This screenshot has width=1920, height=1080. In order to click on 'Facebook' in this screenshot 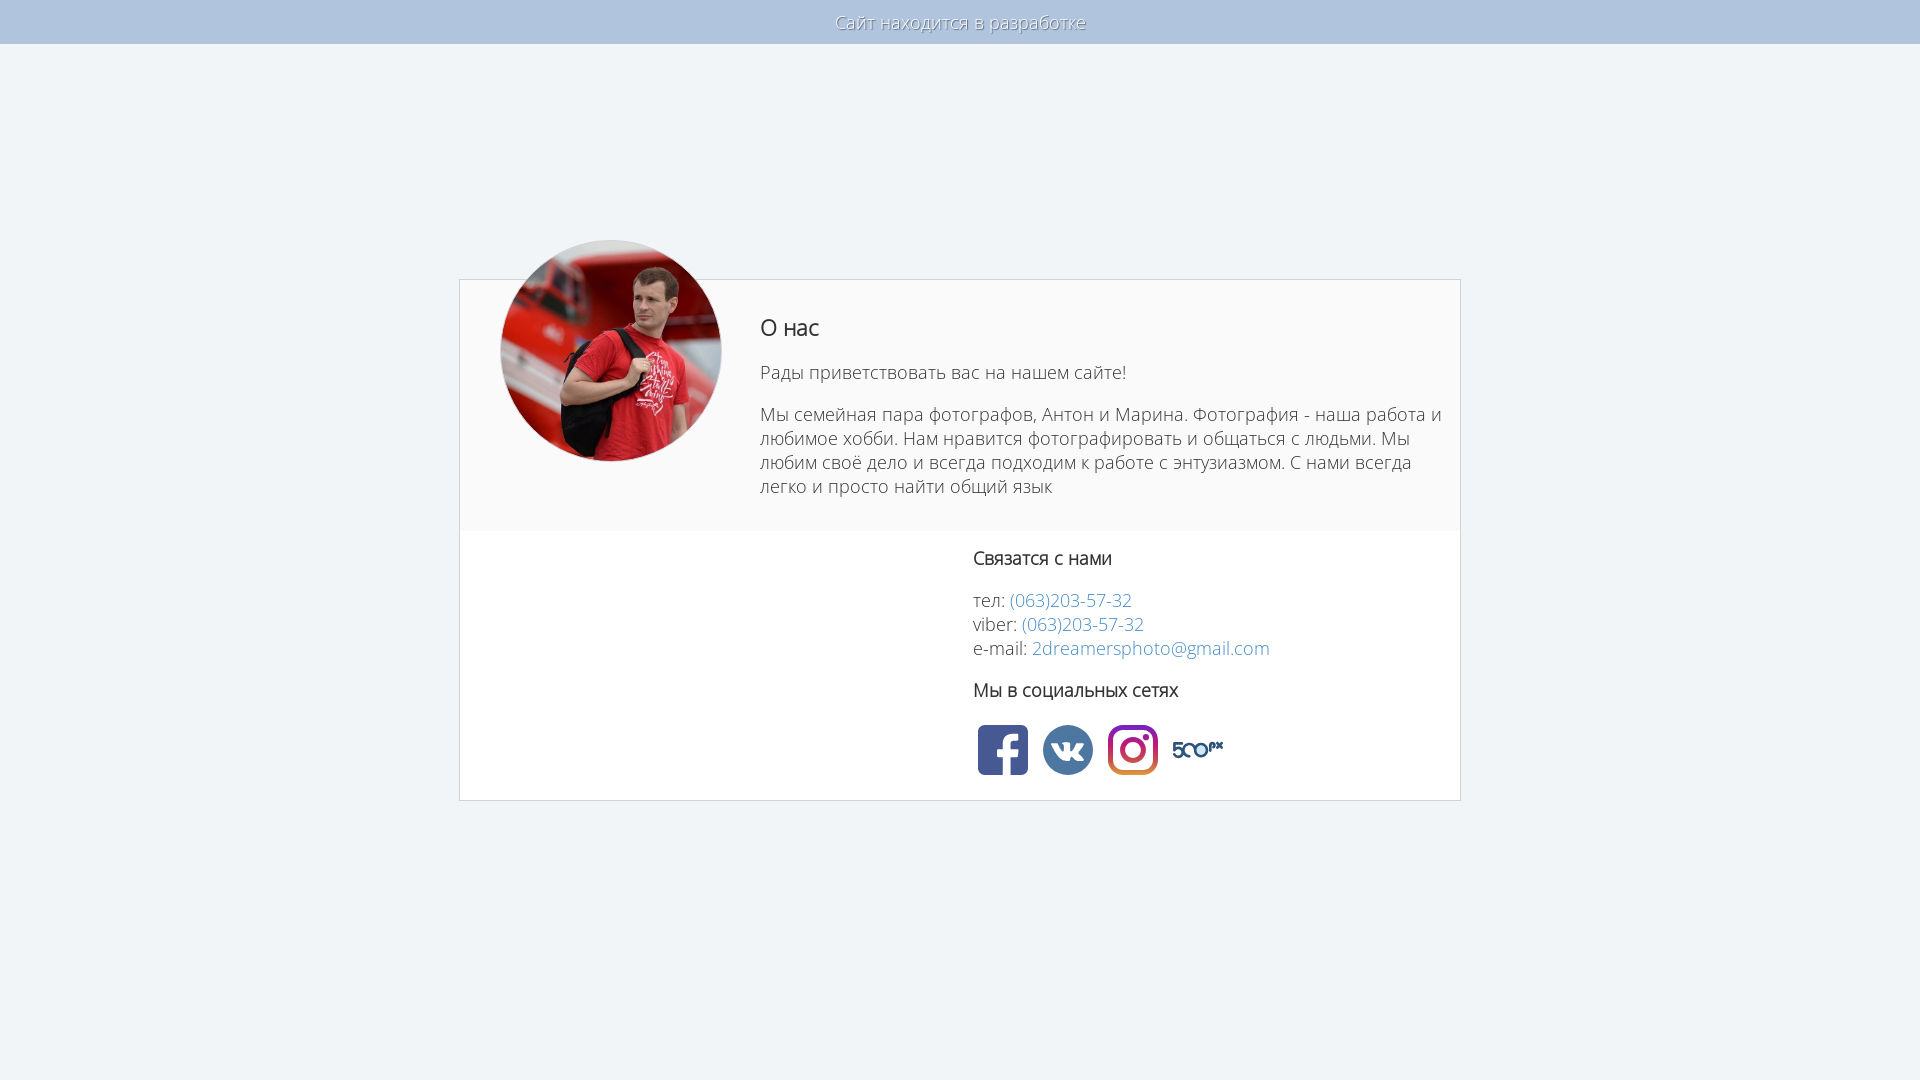, I will do `click(1003, 749)`.